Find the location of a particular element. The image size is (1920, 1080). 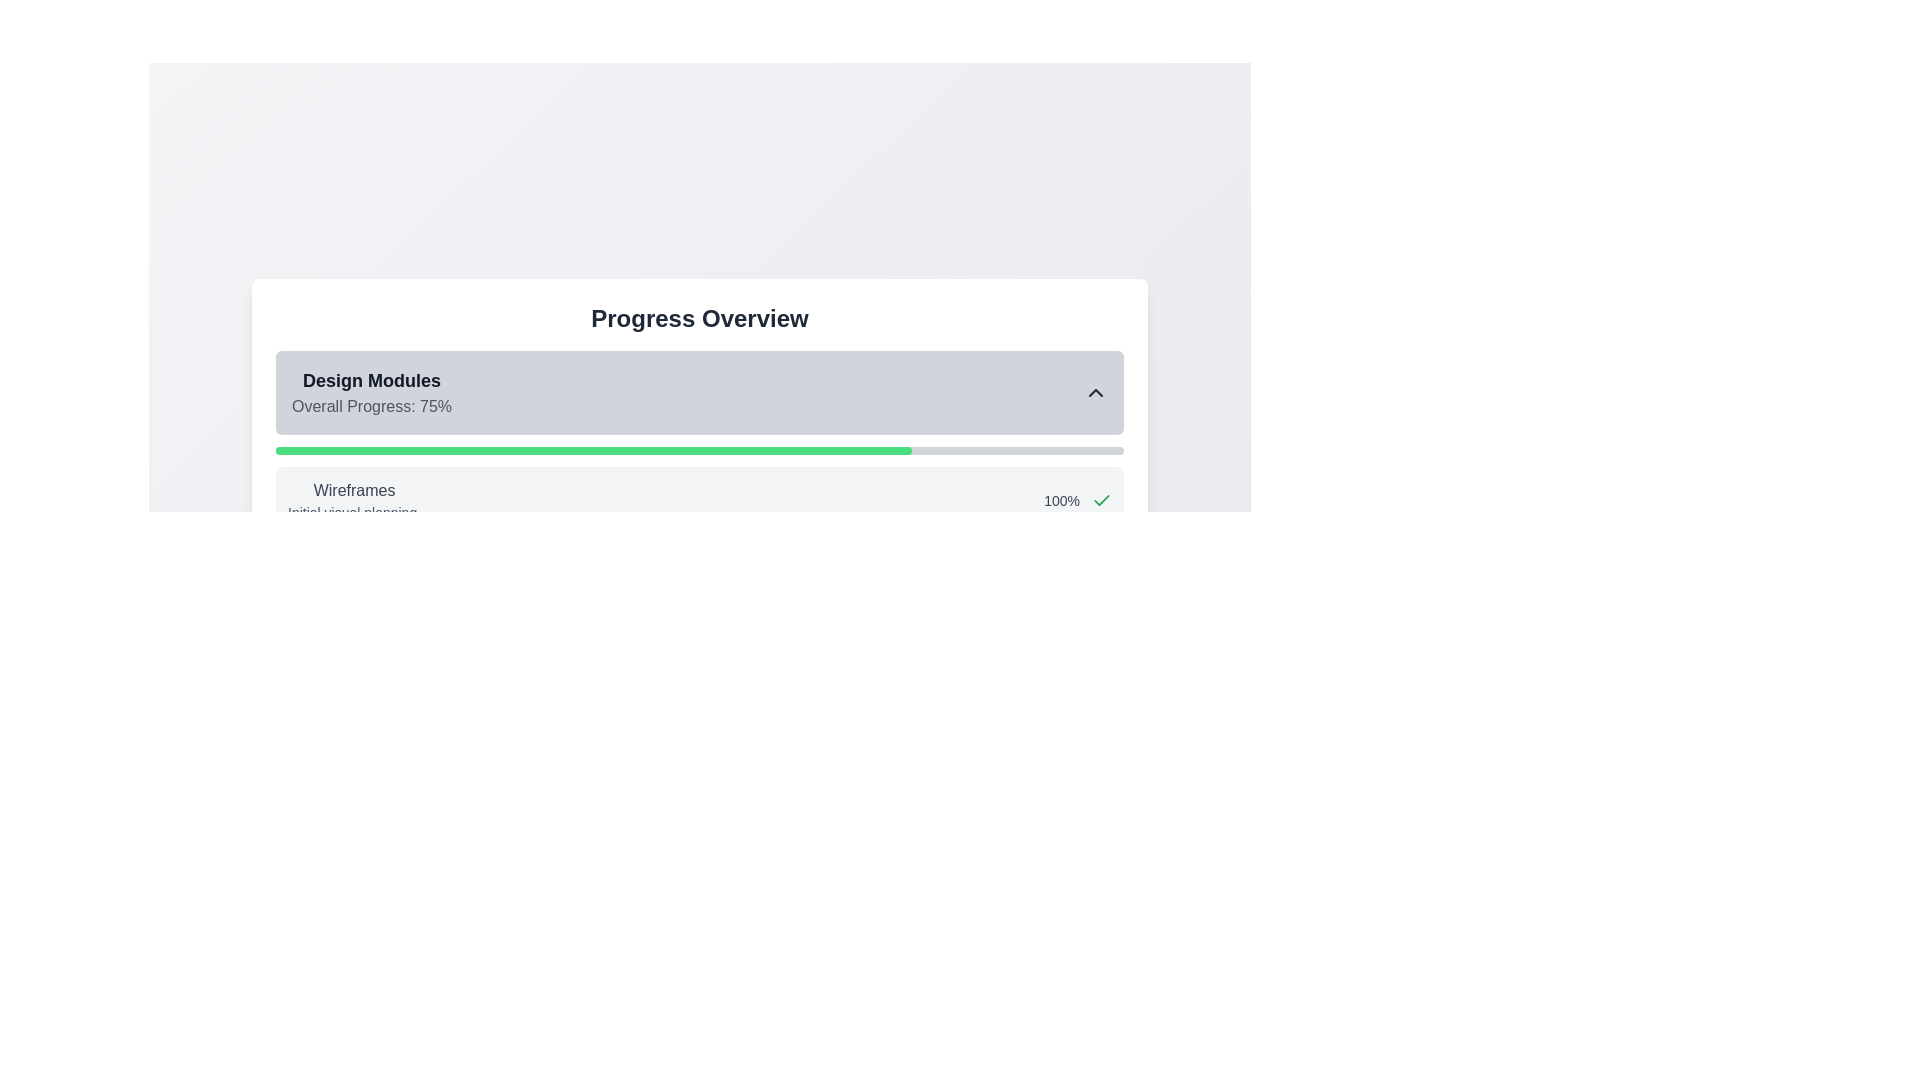

the title label element located above the 'Initial visual planning' text in the top left of the module card is located at coordinates (354, 490).